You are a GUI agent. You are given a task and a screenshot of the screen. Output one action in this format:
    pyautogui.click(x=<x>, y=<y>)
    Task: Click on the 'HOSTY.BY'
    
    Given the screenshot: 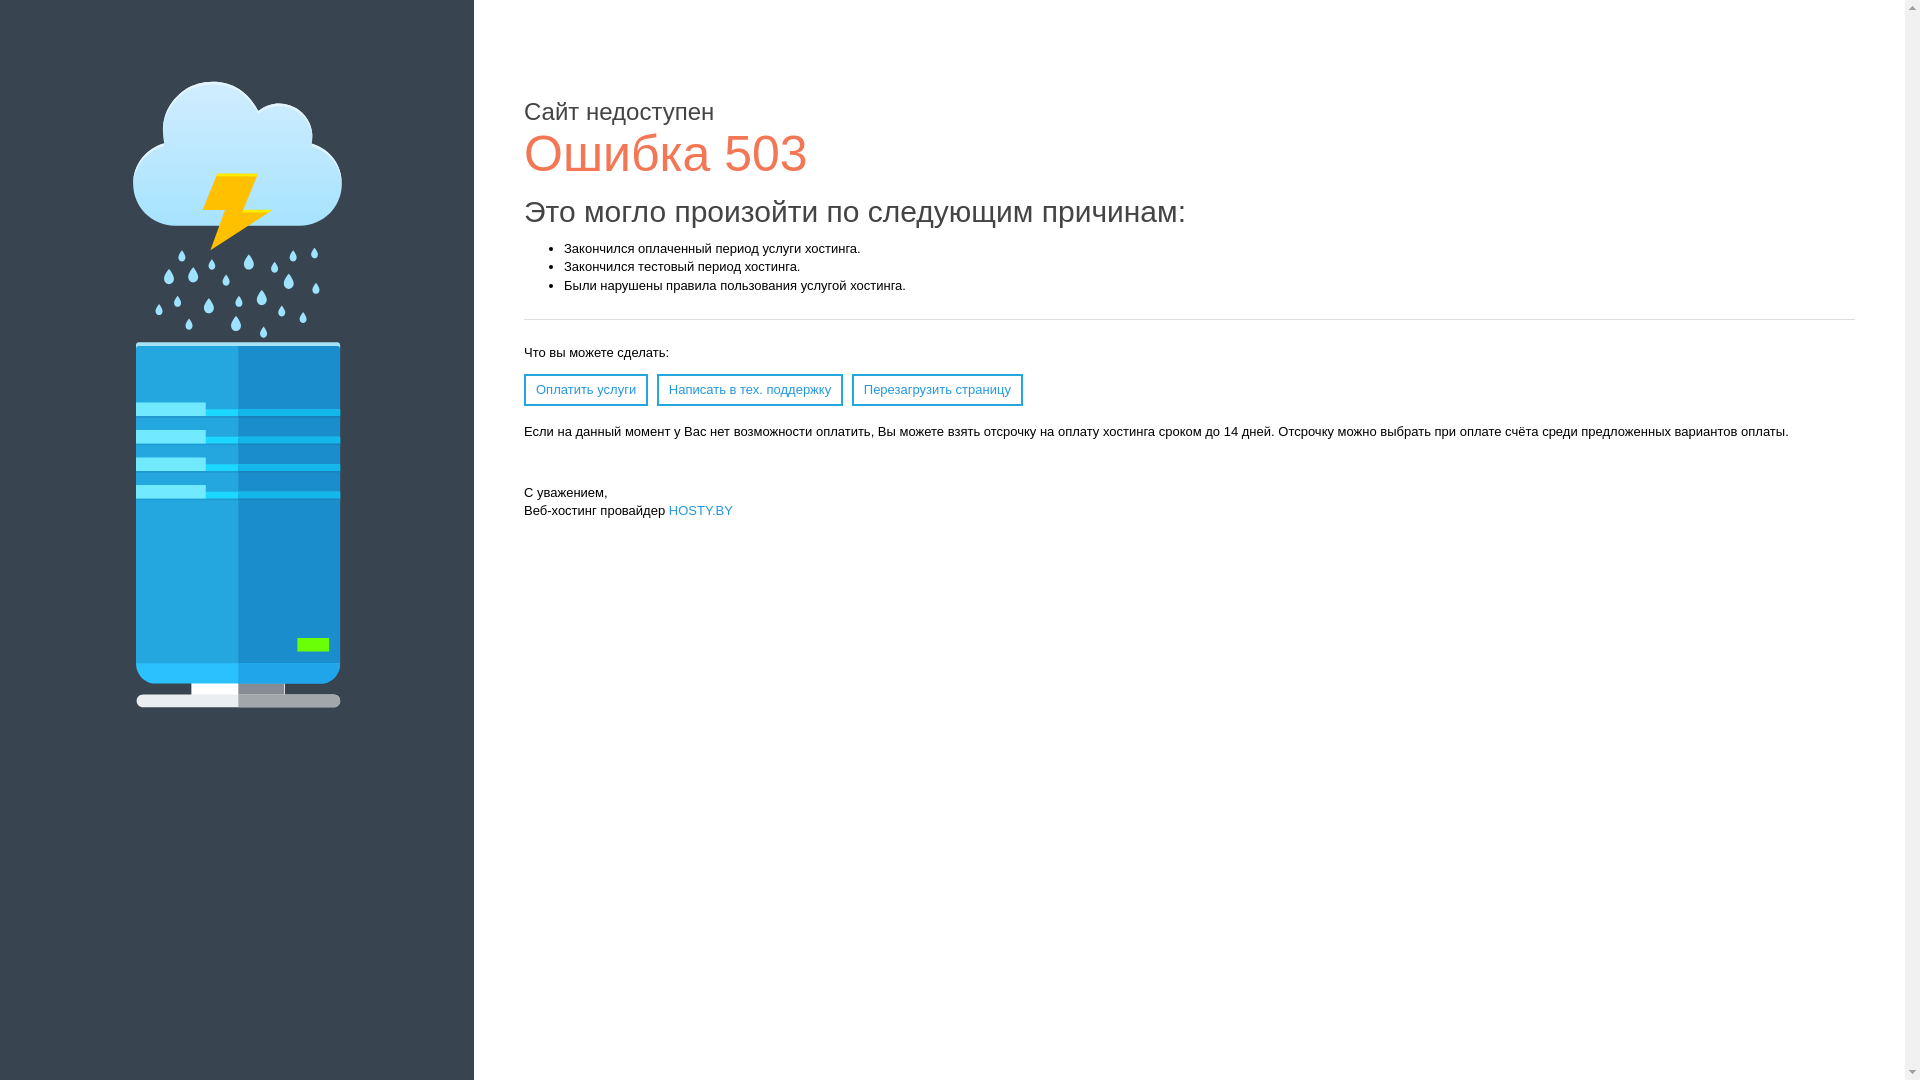 What is the action you would take?
    pyautogui.click(x=700, y=509)
    